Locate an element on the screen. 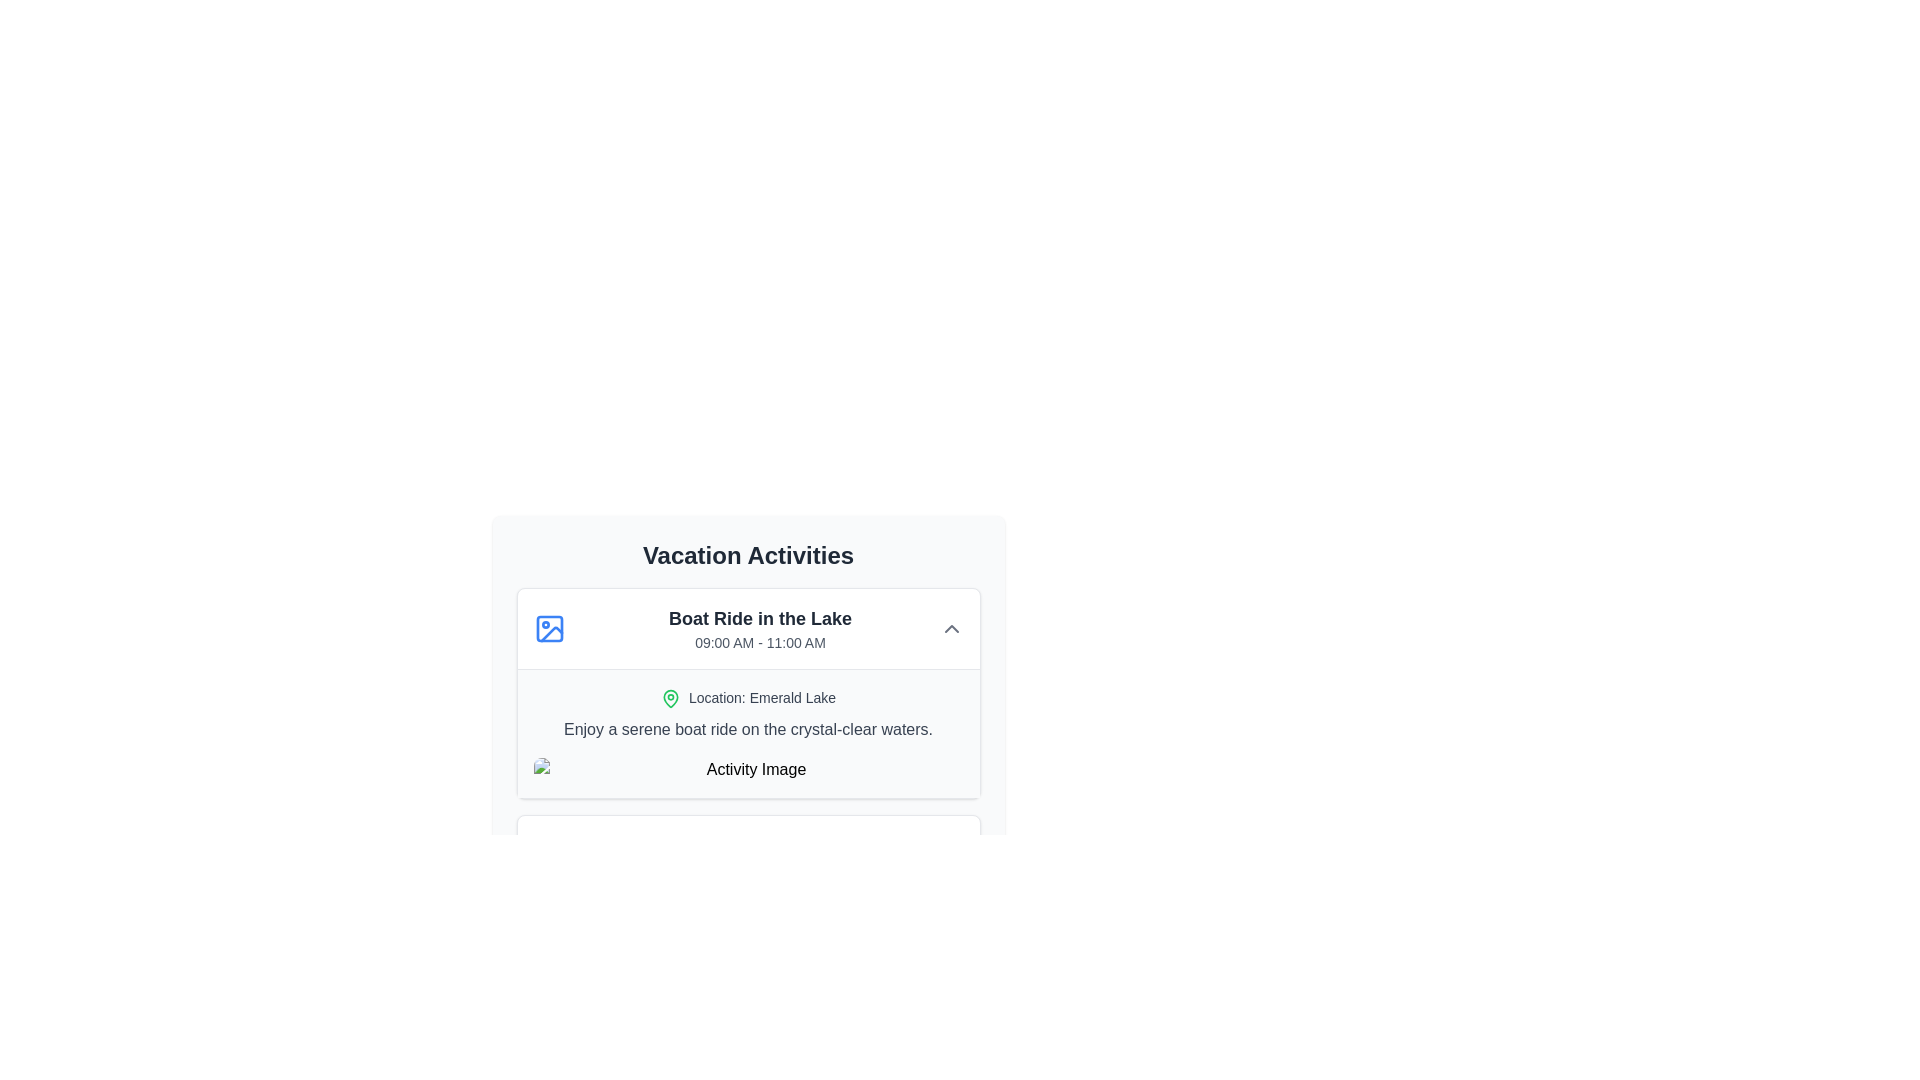 This screenshot has height=1080, width=1920. the title of the scheduled activity displayed in the clickable header or summary component is located at coordinates (747, 627).